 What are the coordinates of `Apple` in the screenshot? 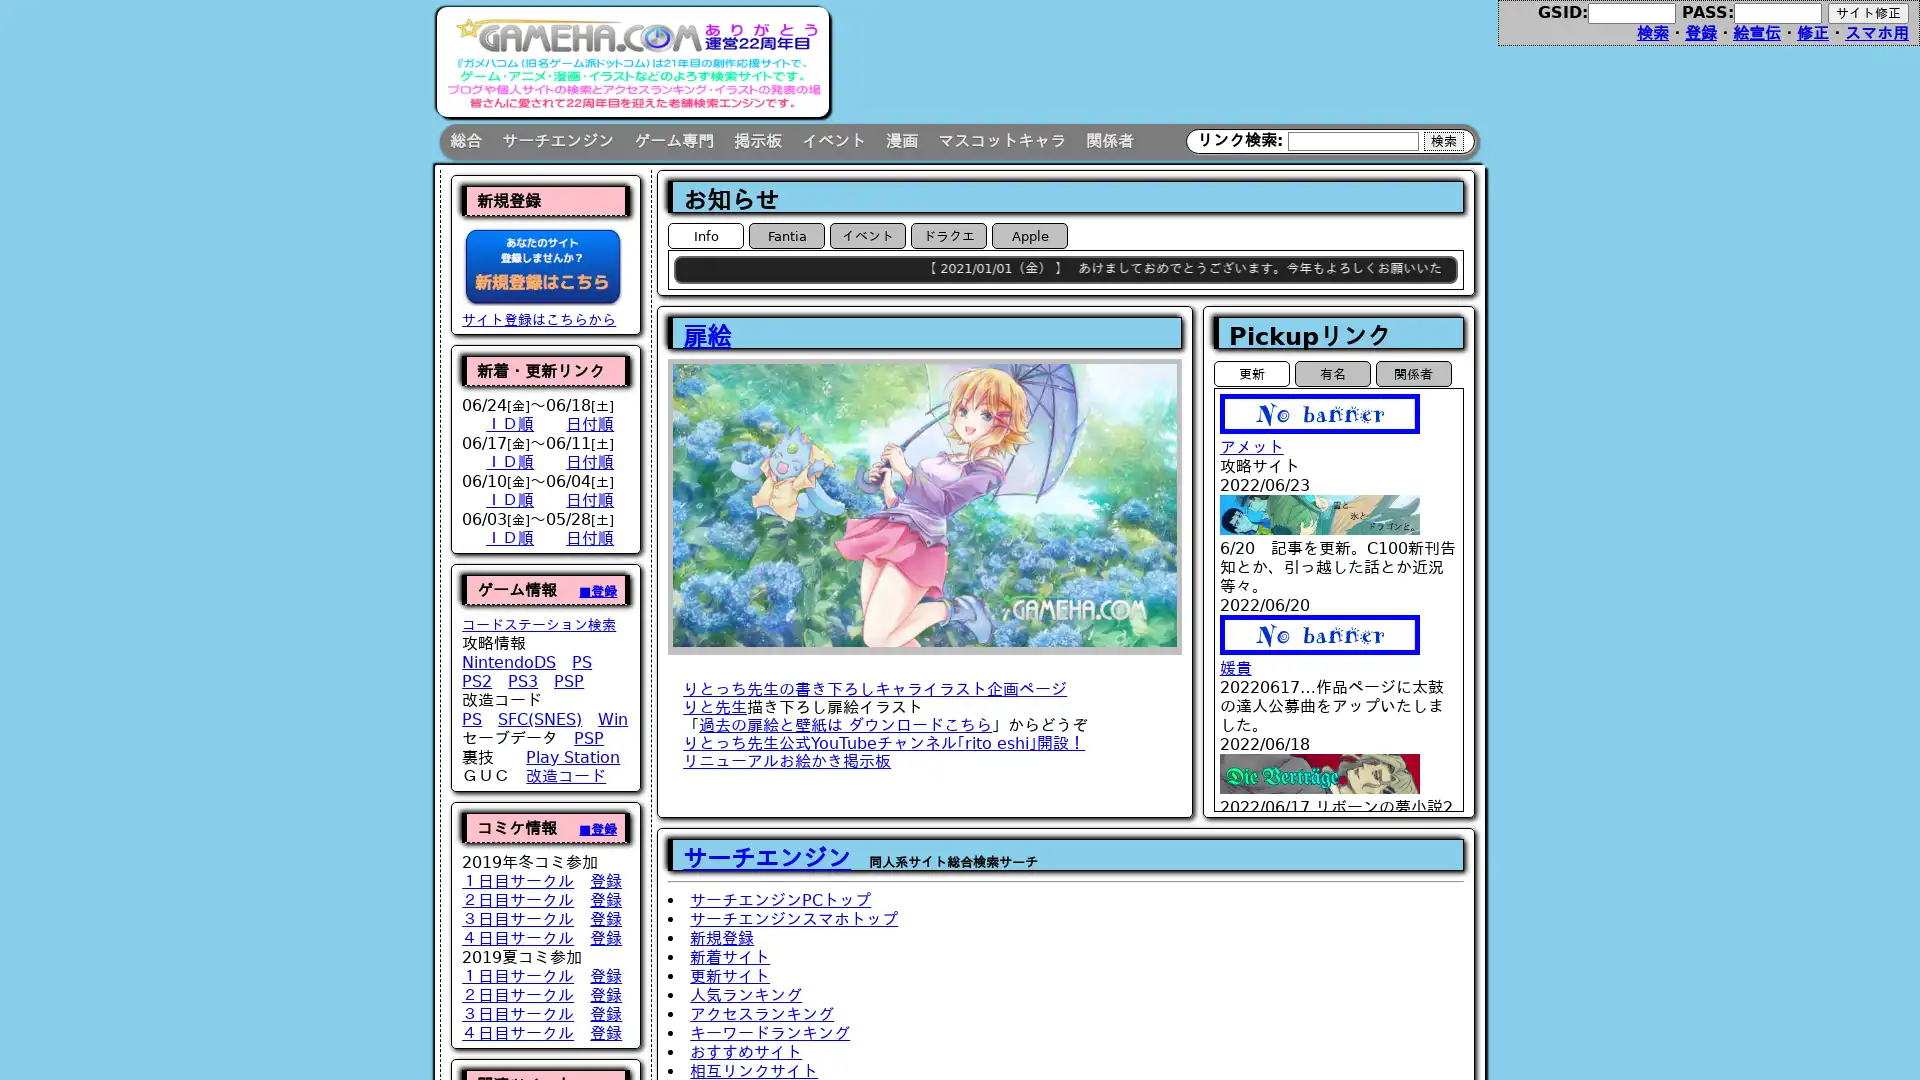 It's located at (1030, 234).